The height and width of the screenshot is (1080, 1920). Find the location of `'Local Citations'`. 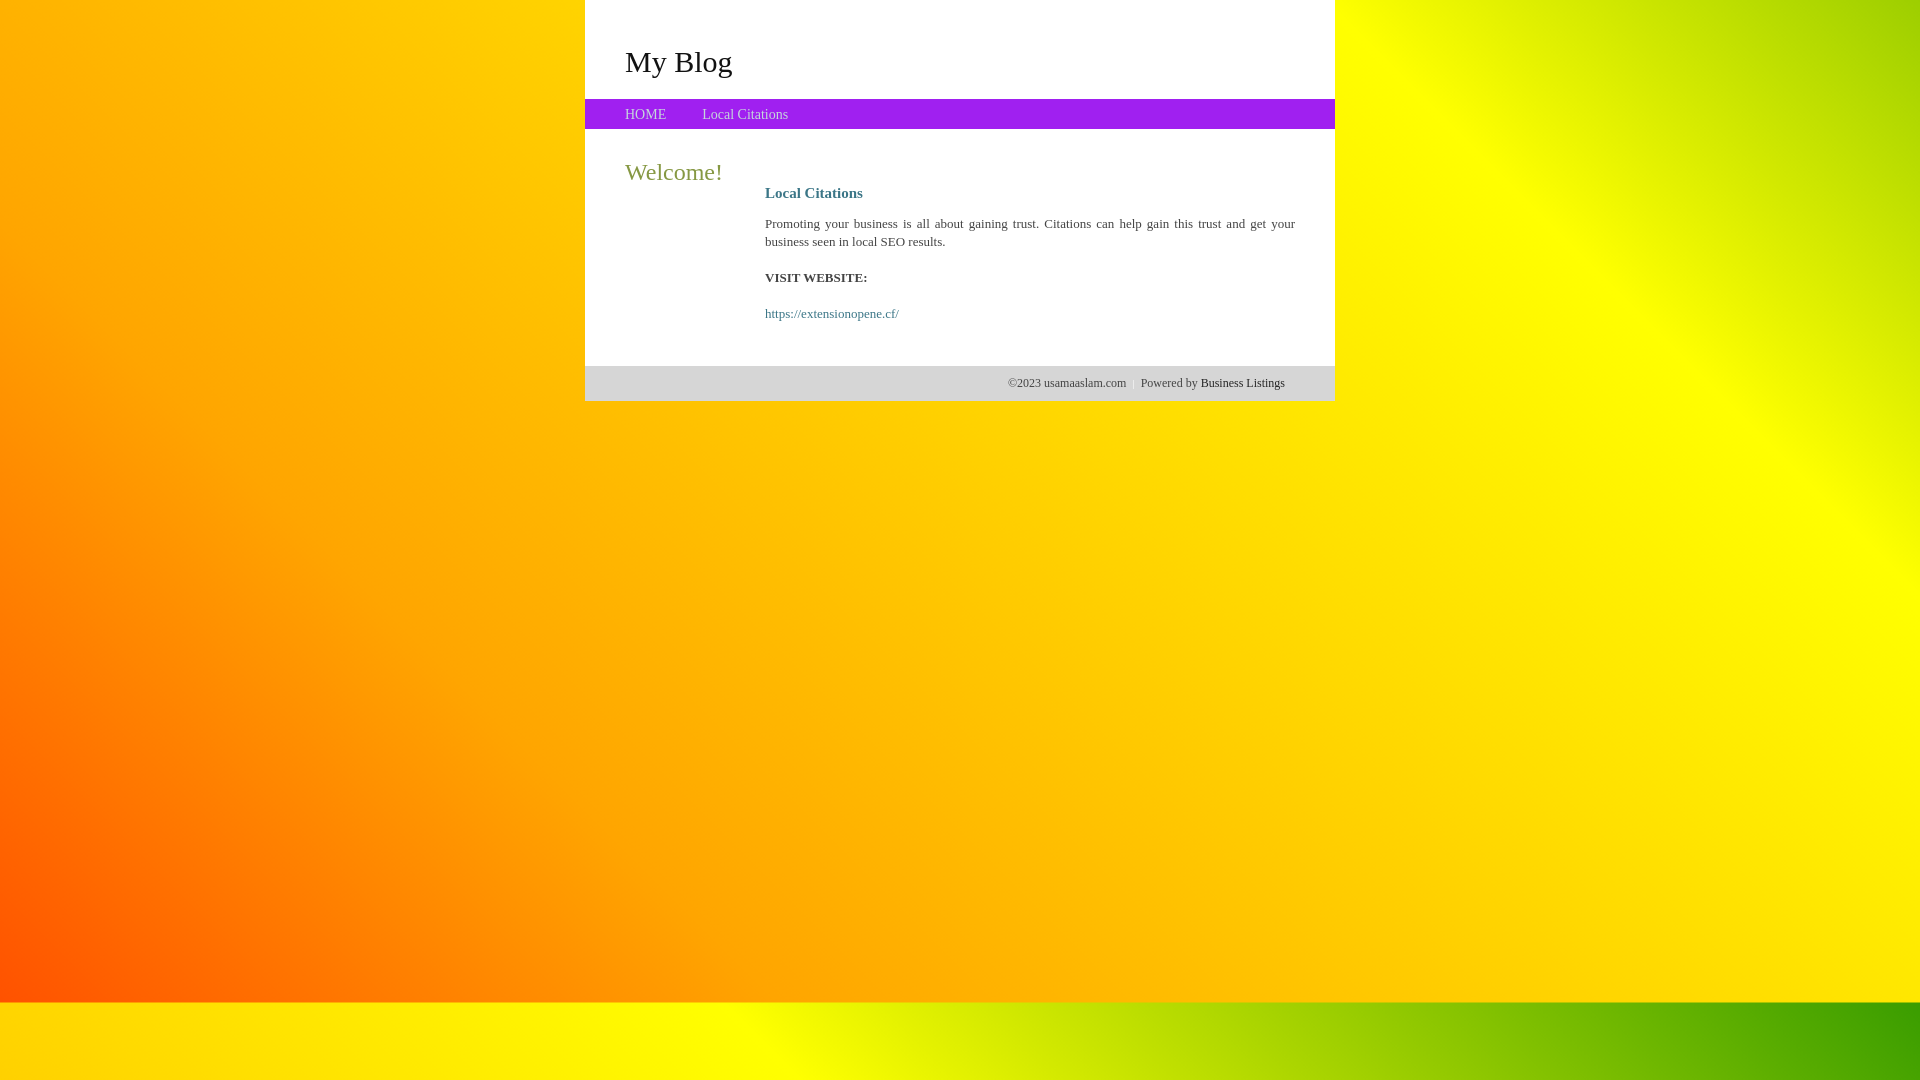

'Local Citations' is located at coordinates (743, 114).